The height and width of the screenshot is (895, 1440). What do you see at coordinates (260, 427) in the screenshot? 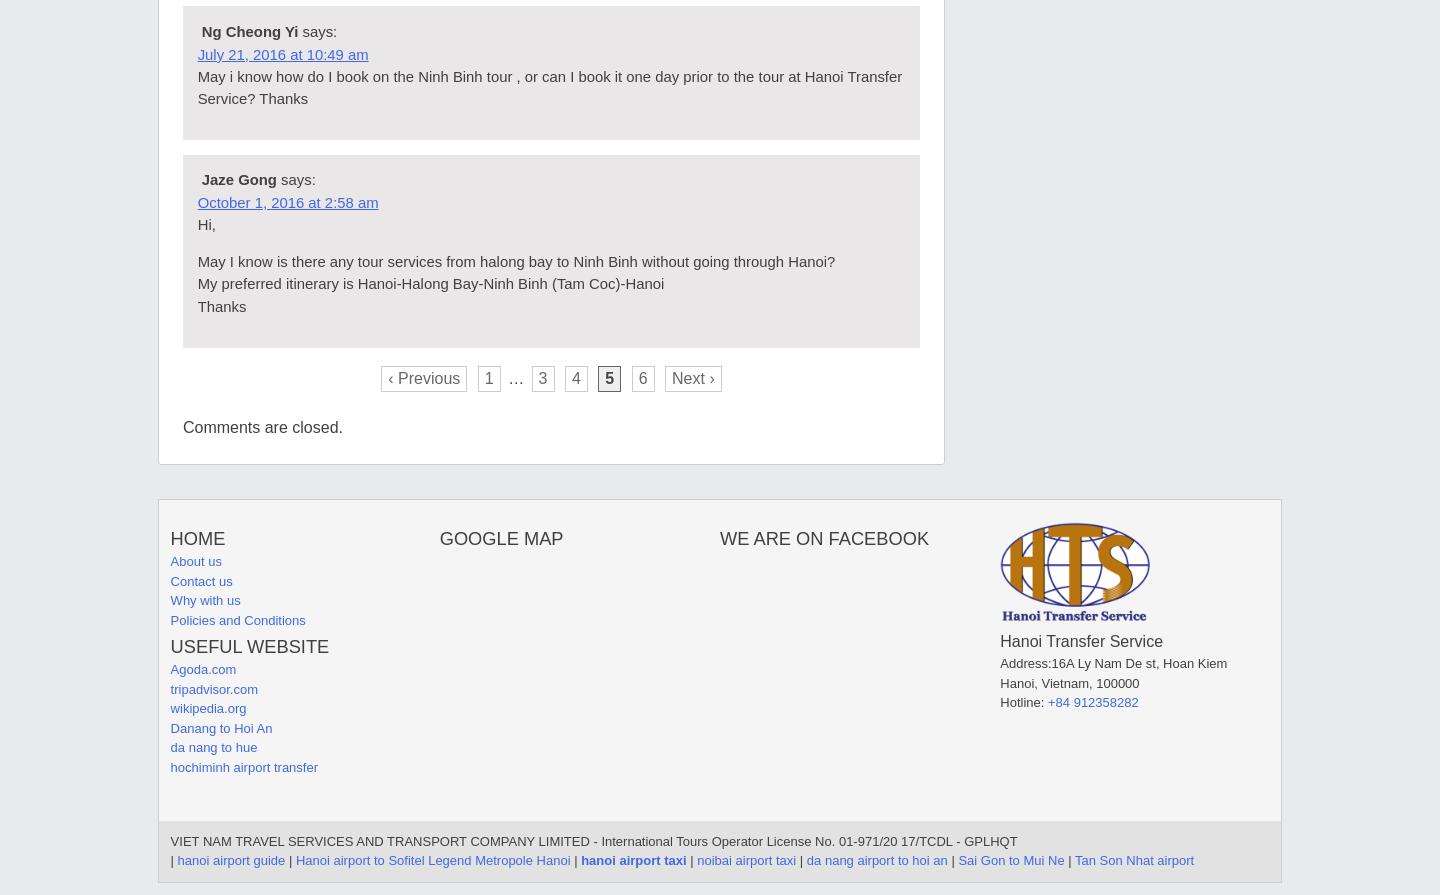
I see `'Comments are closed.'` at bounding box center [260, 427].